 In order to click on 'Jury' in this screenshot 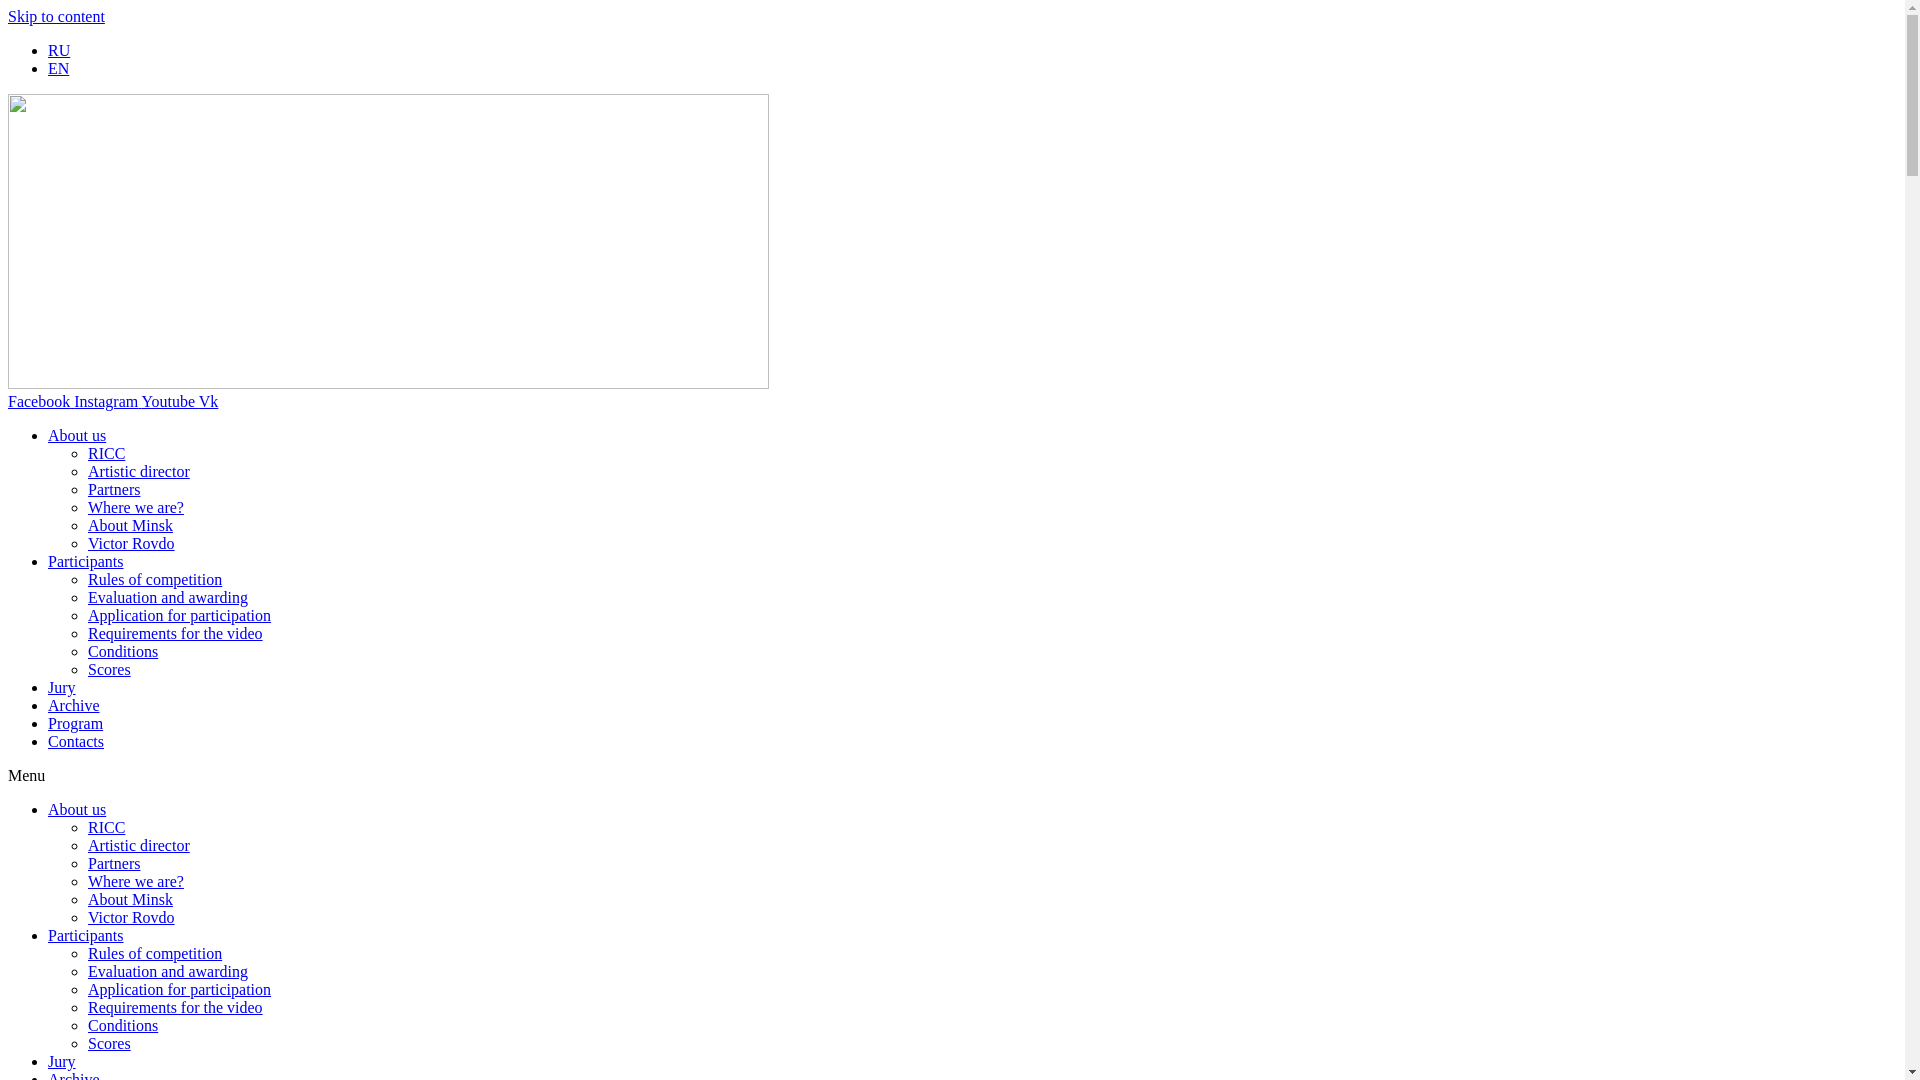, I will do `click(62, 686)`.